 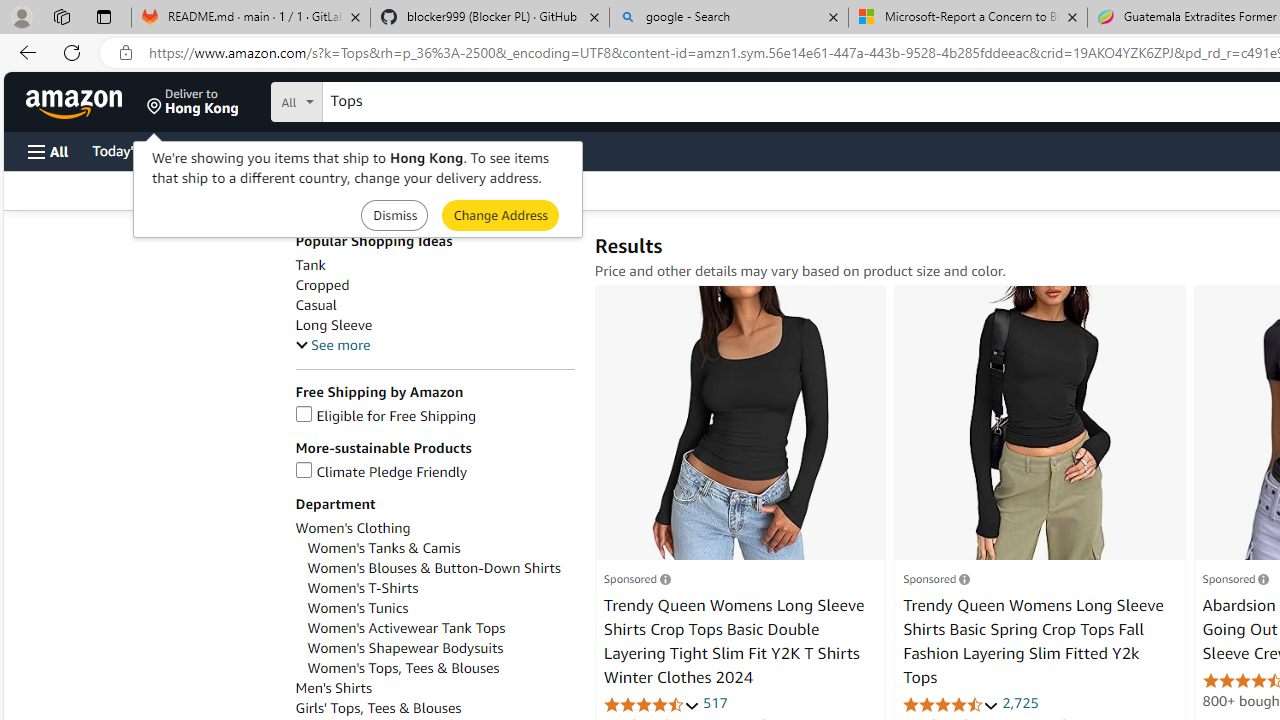 What do you see at coordinates (439, 627) in the screenshot?
I see `'Women'` at bounding box center [439, 627].